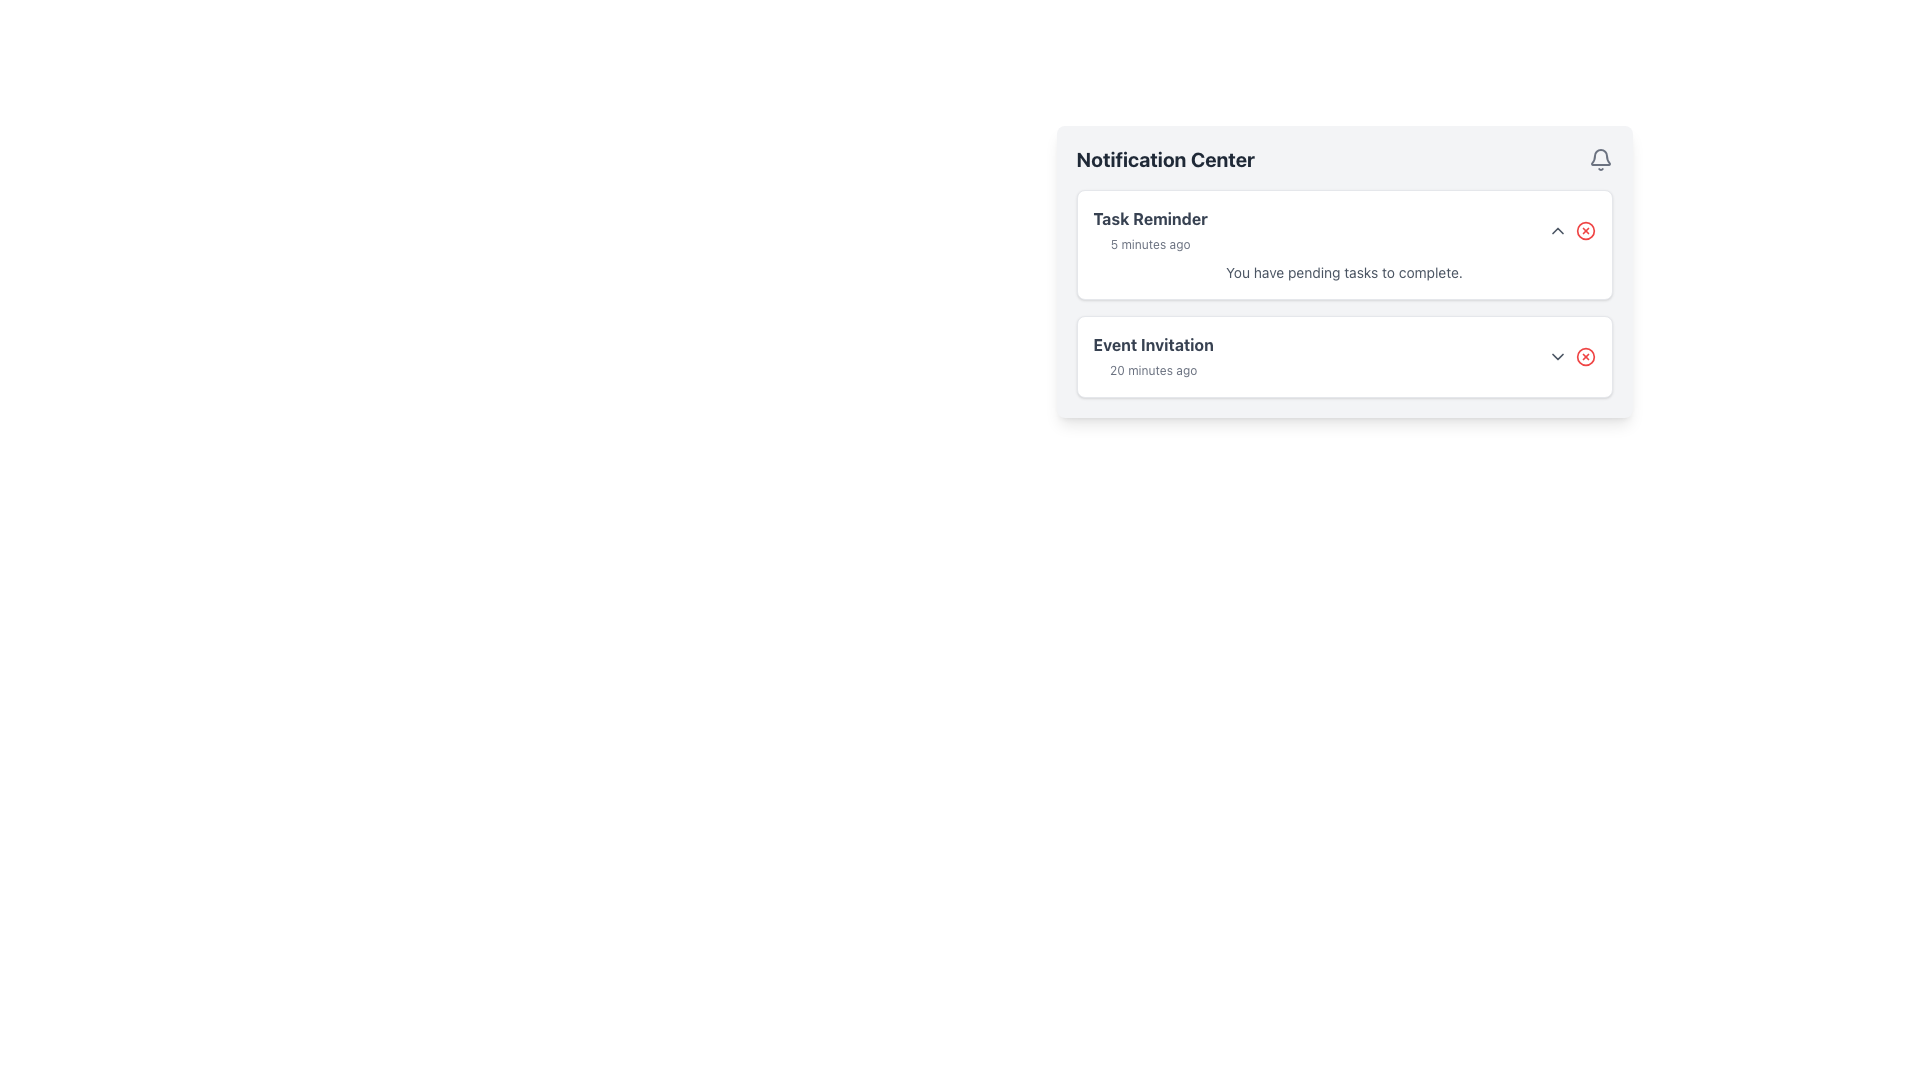  Describe the element at coordinates (1153, 370) in the screenshot. I see `the text label displaying '20 minutes ago' located in the 'Notification Center' panel under 'Event Invitation'` at that location.